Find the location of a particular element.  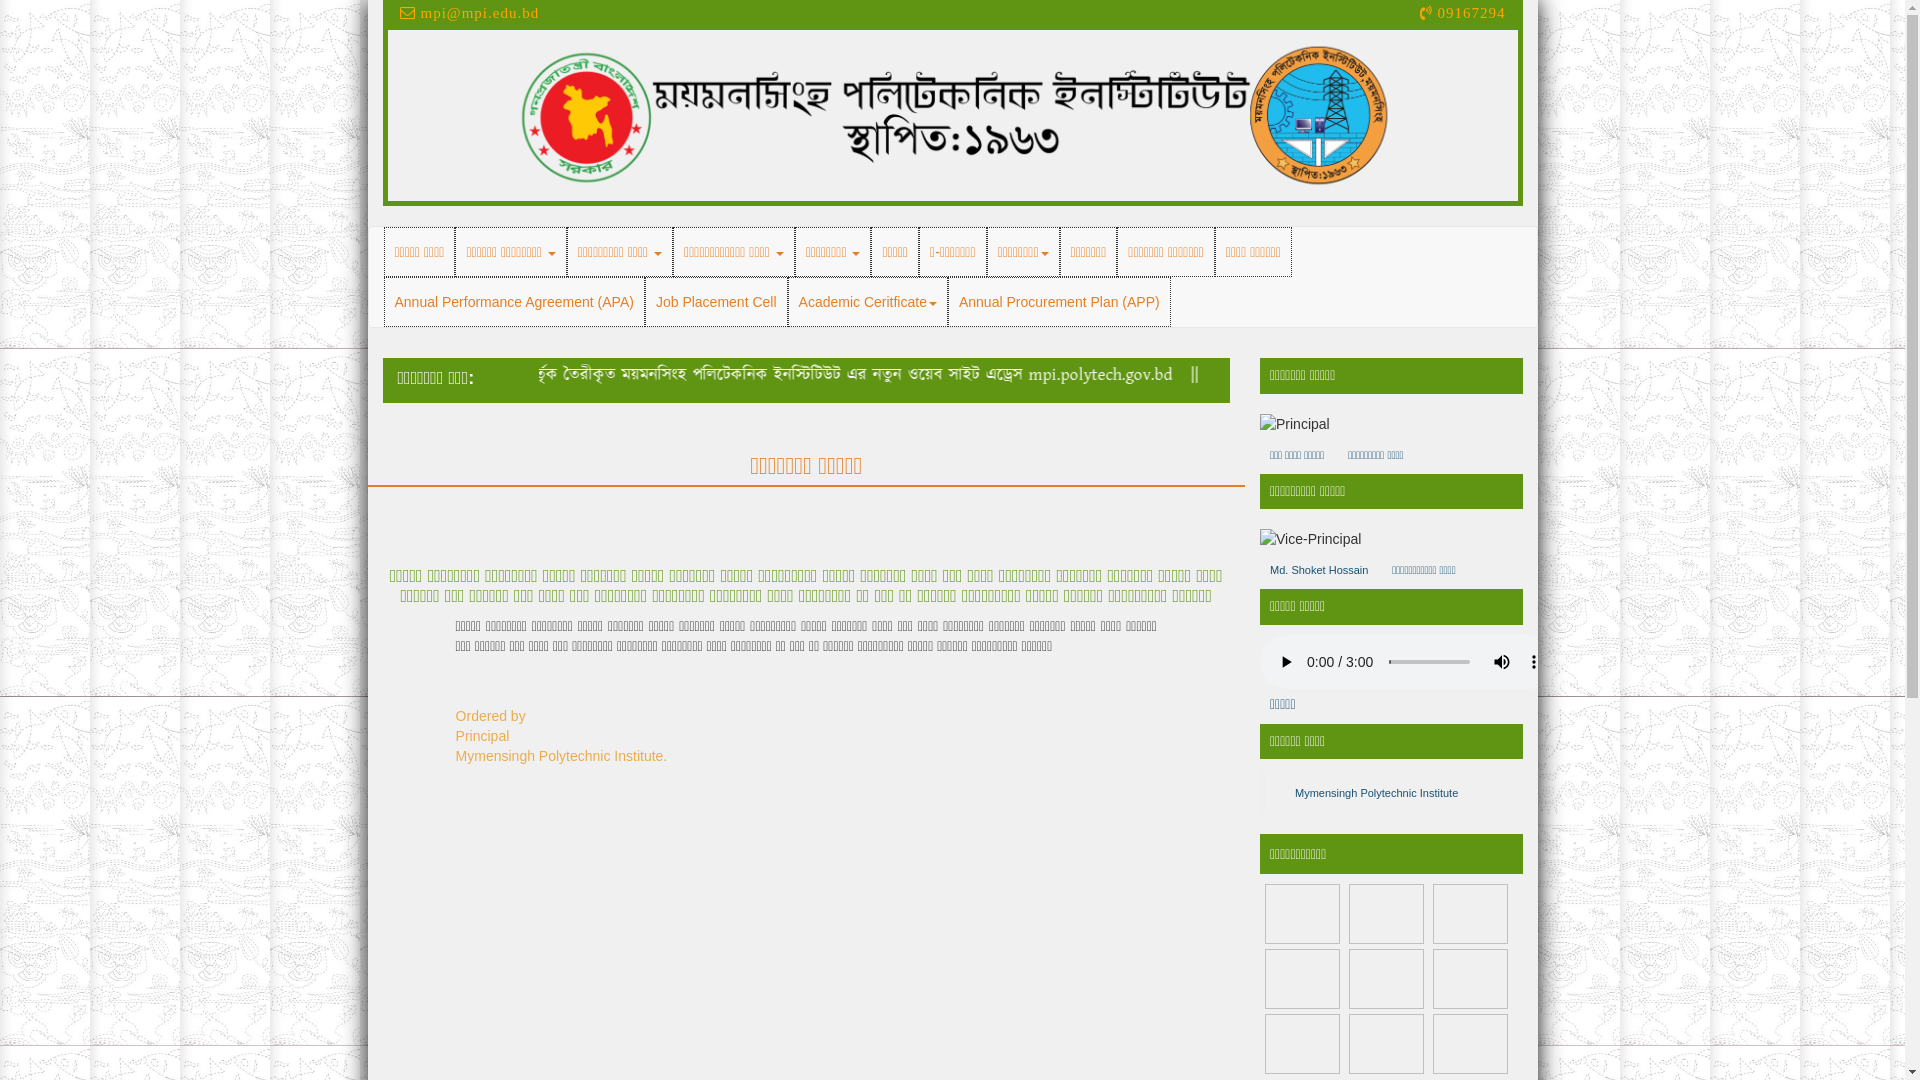

'Mymensingh Polytechnic Institute' is located at coordinates (1375, 792).